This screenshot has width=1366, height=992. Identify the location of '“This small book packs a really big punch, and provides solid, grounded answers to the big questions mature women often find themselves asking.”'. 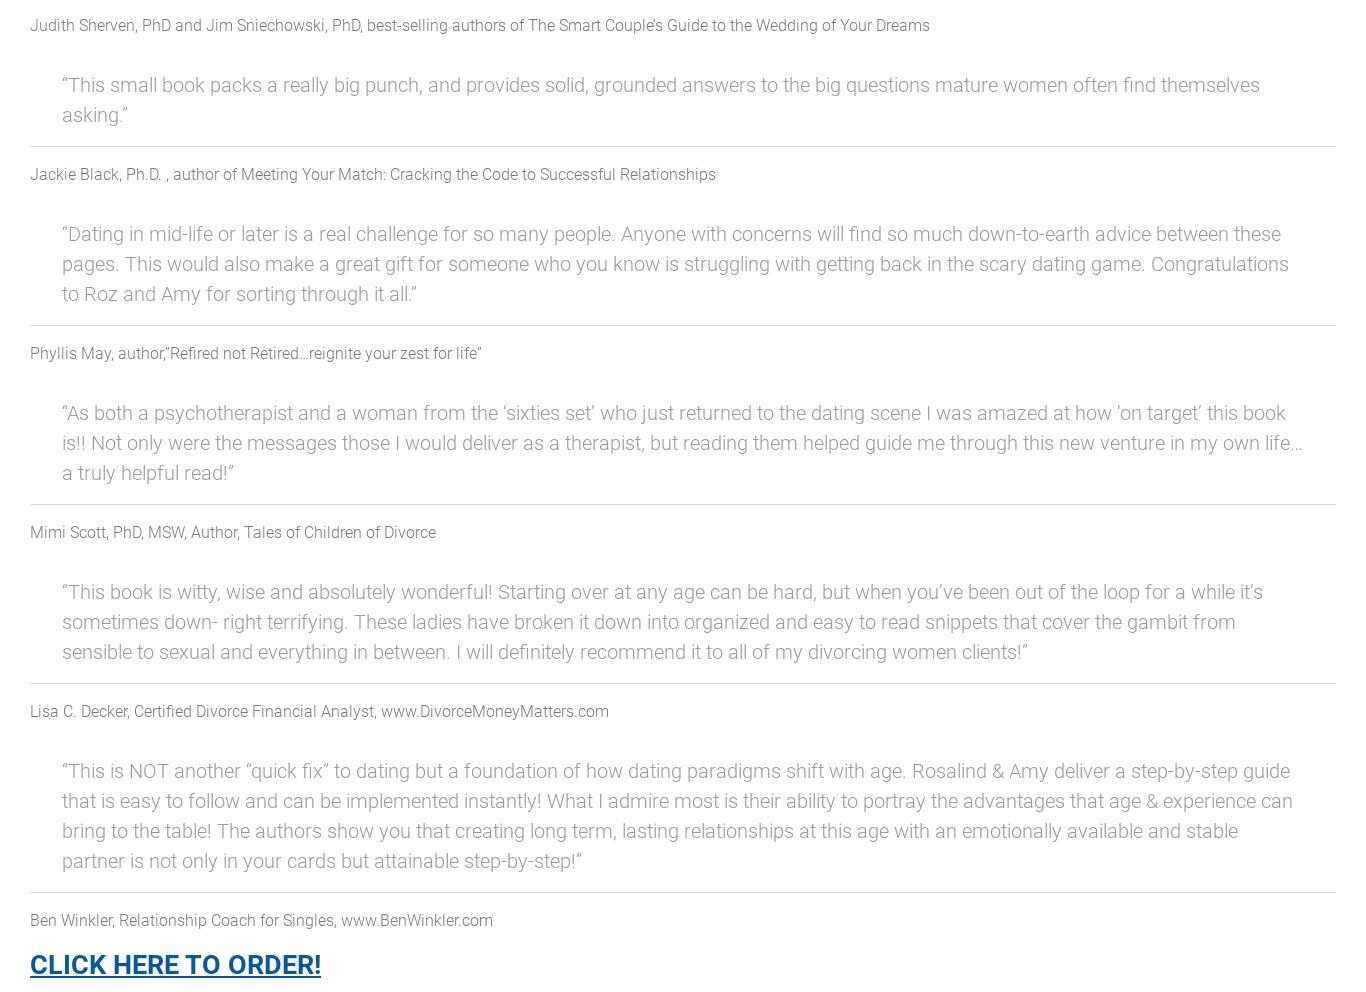
(660, 98).